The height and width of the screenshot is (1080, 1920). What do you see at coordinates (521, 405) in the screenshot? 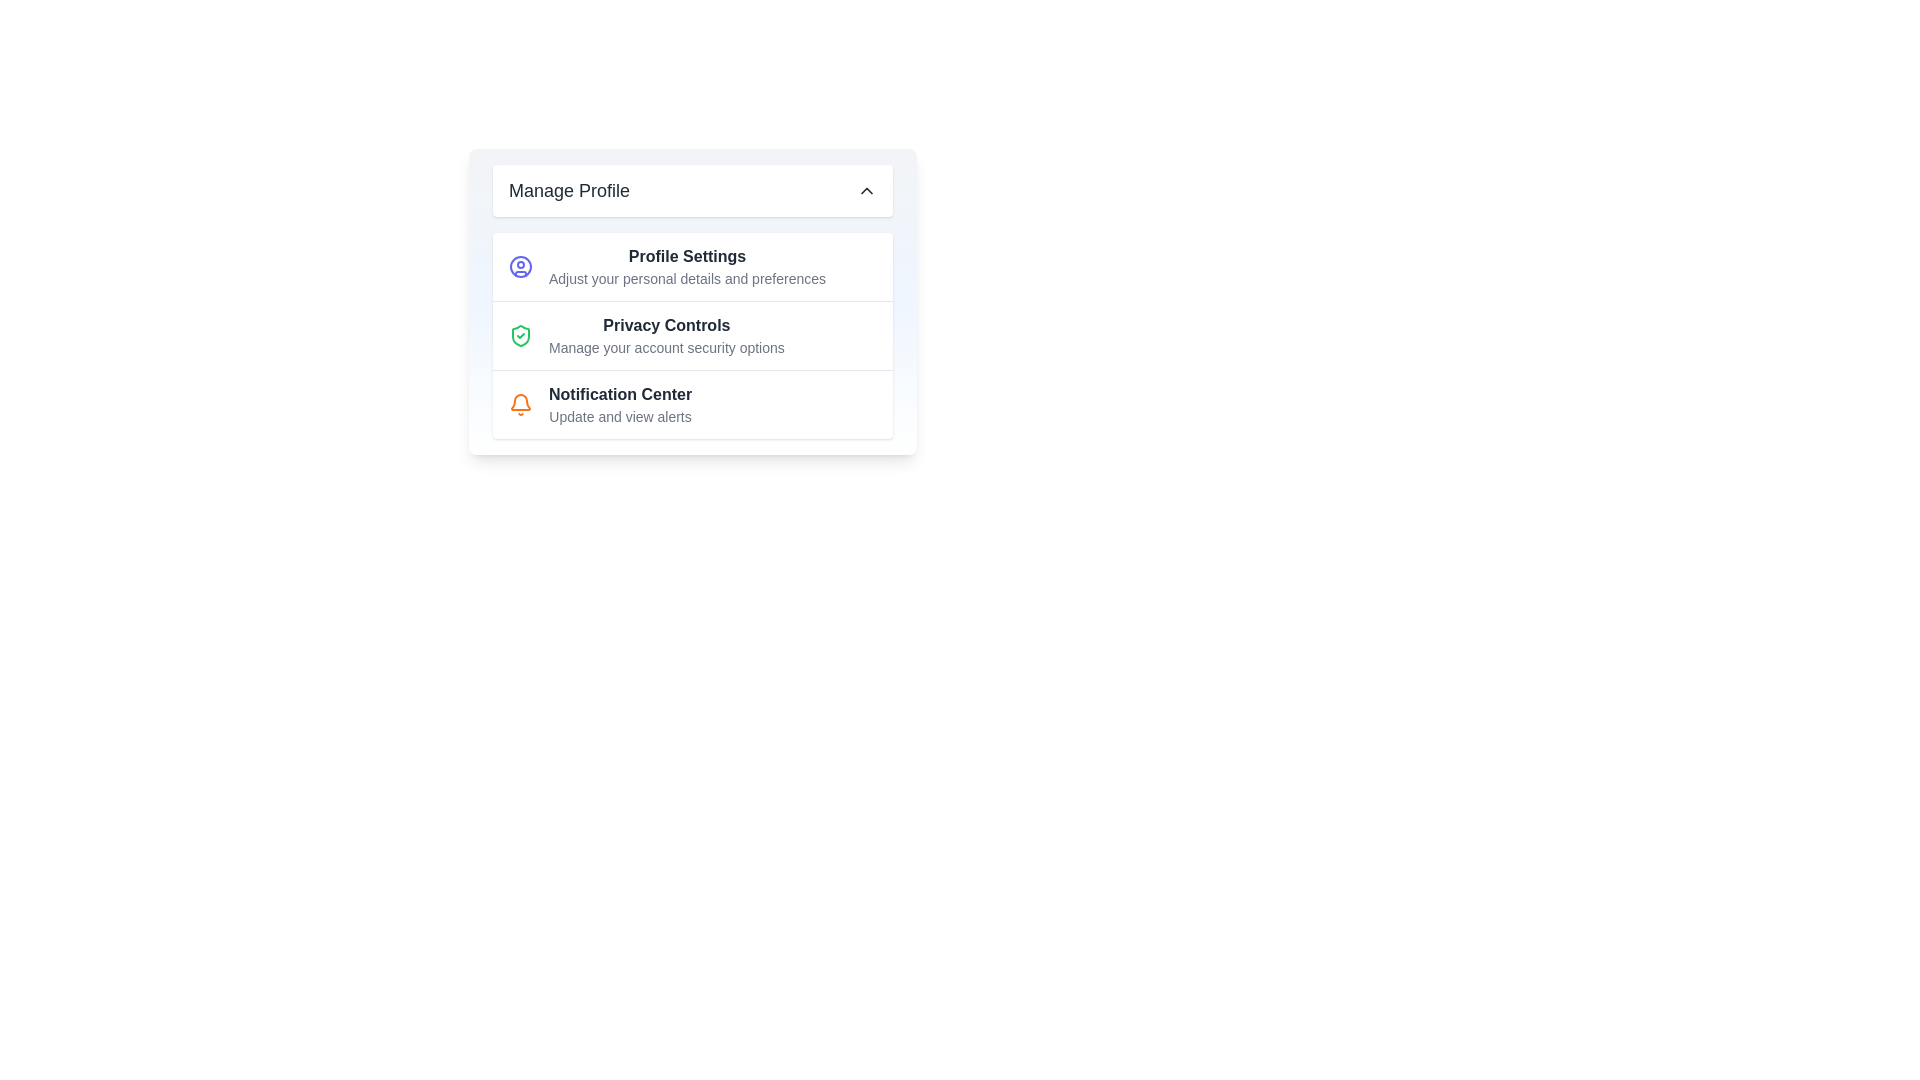
I see `the 'Notification Center' icon located on the left side of the third row in the dropdown menu under the 'Manage Profile' section, which visually represents the Notification Center functionality` at bounding box center [521, 405].